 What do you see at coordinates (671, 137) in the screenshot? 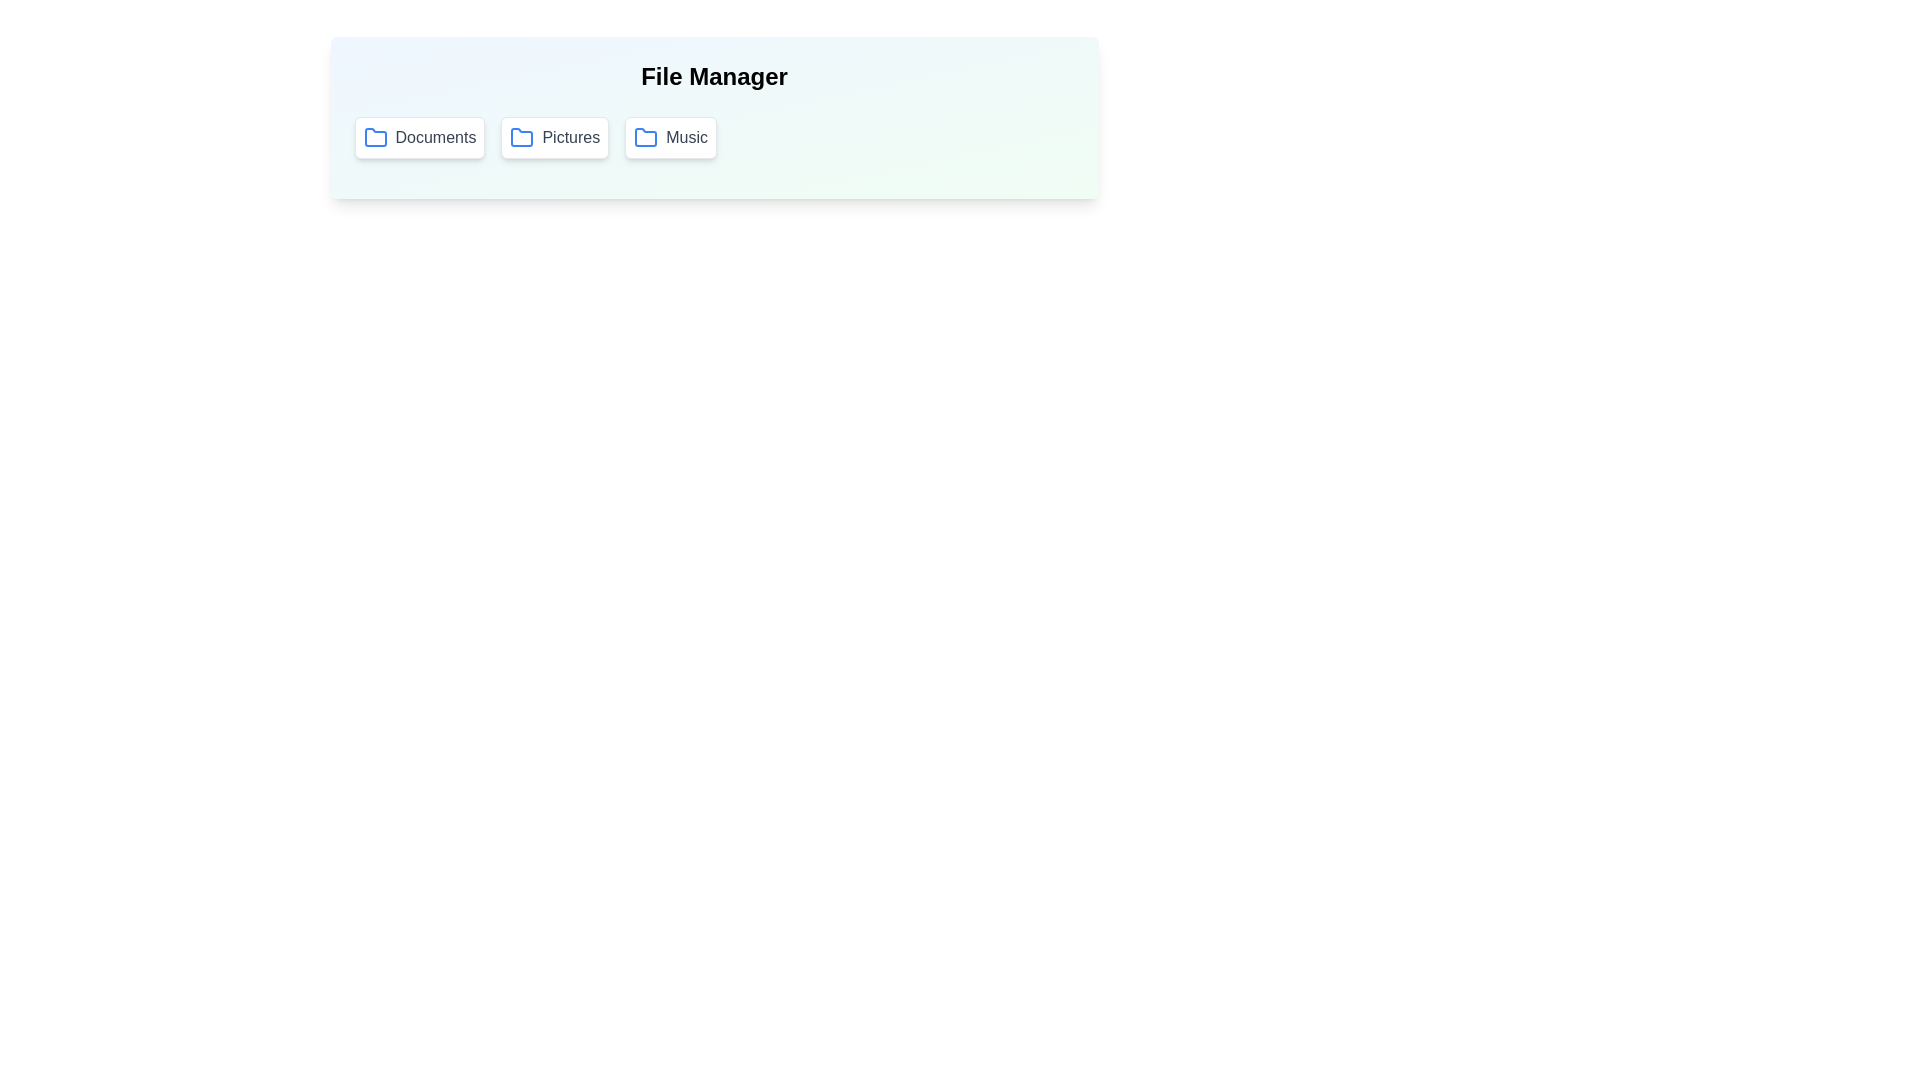
I see `the folder button labeled Music to select it` at bounding box center [671, 137].